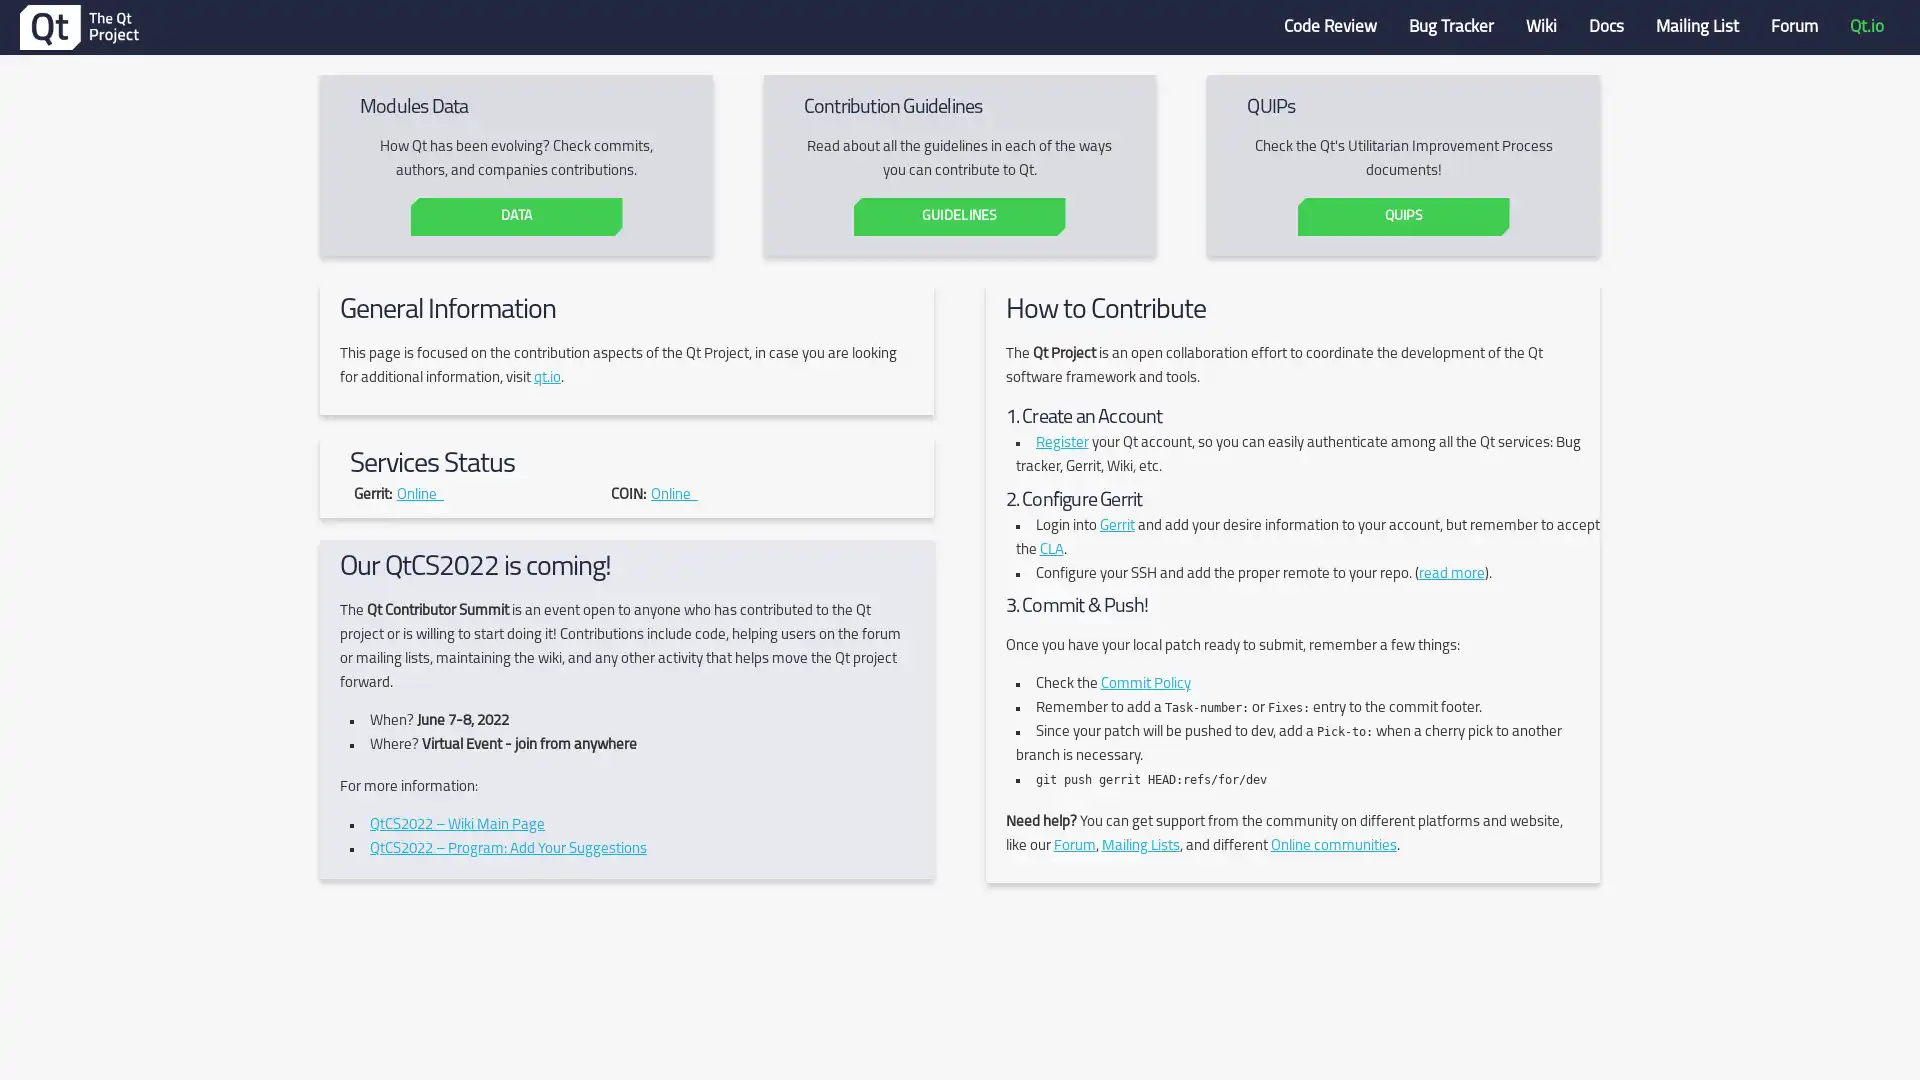 The height and width of the screenshot is (1080, 1920). I want to click on DATA, so click(515, 216).